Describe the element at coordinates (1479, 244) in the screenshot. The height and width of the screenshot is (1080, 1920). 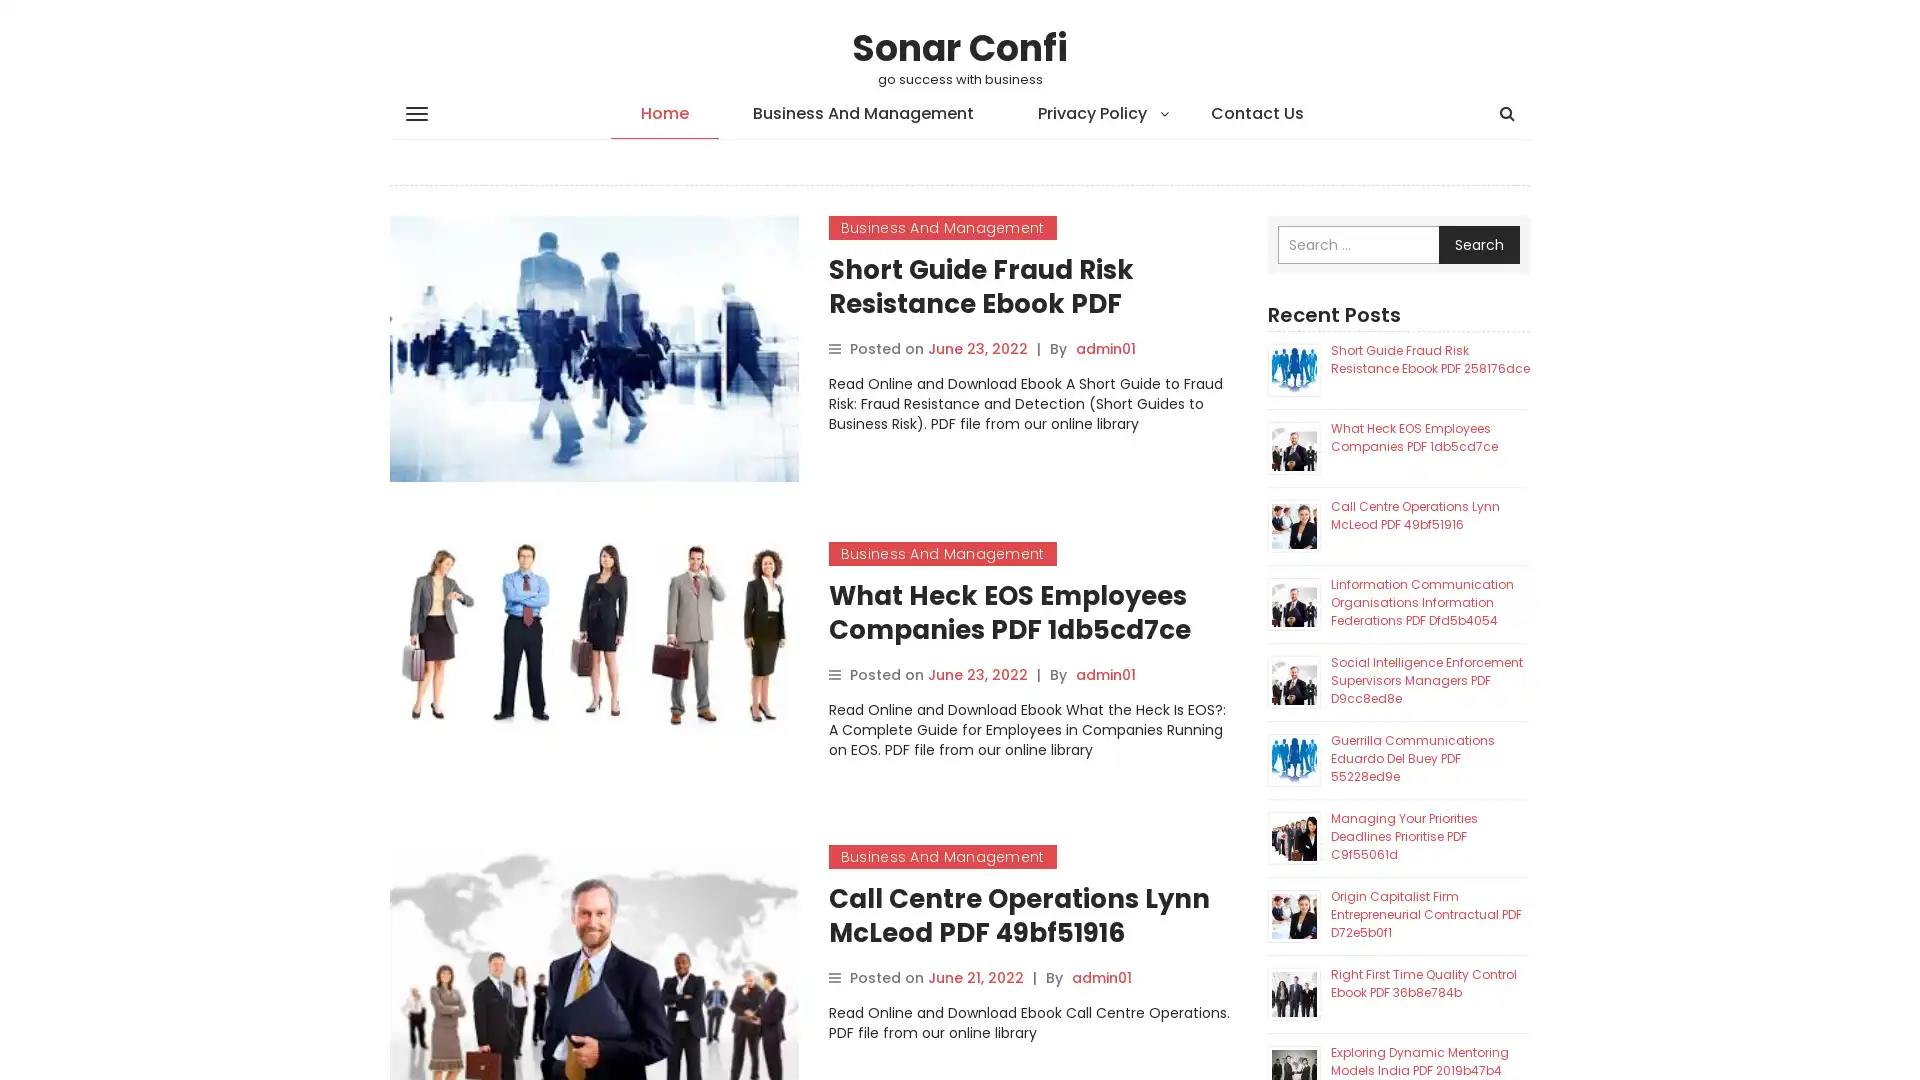
I see `Search` at that location.